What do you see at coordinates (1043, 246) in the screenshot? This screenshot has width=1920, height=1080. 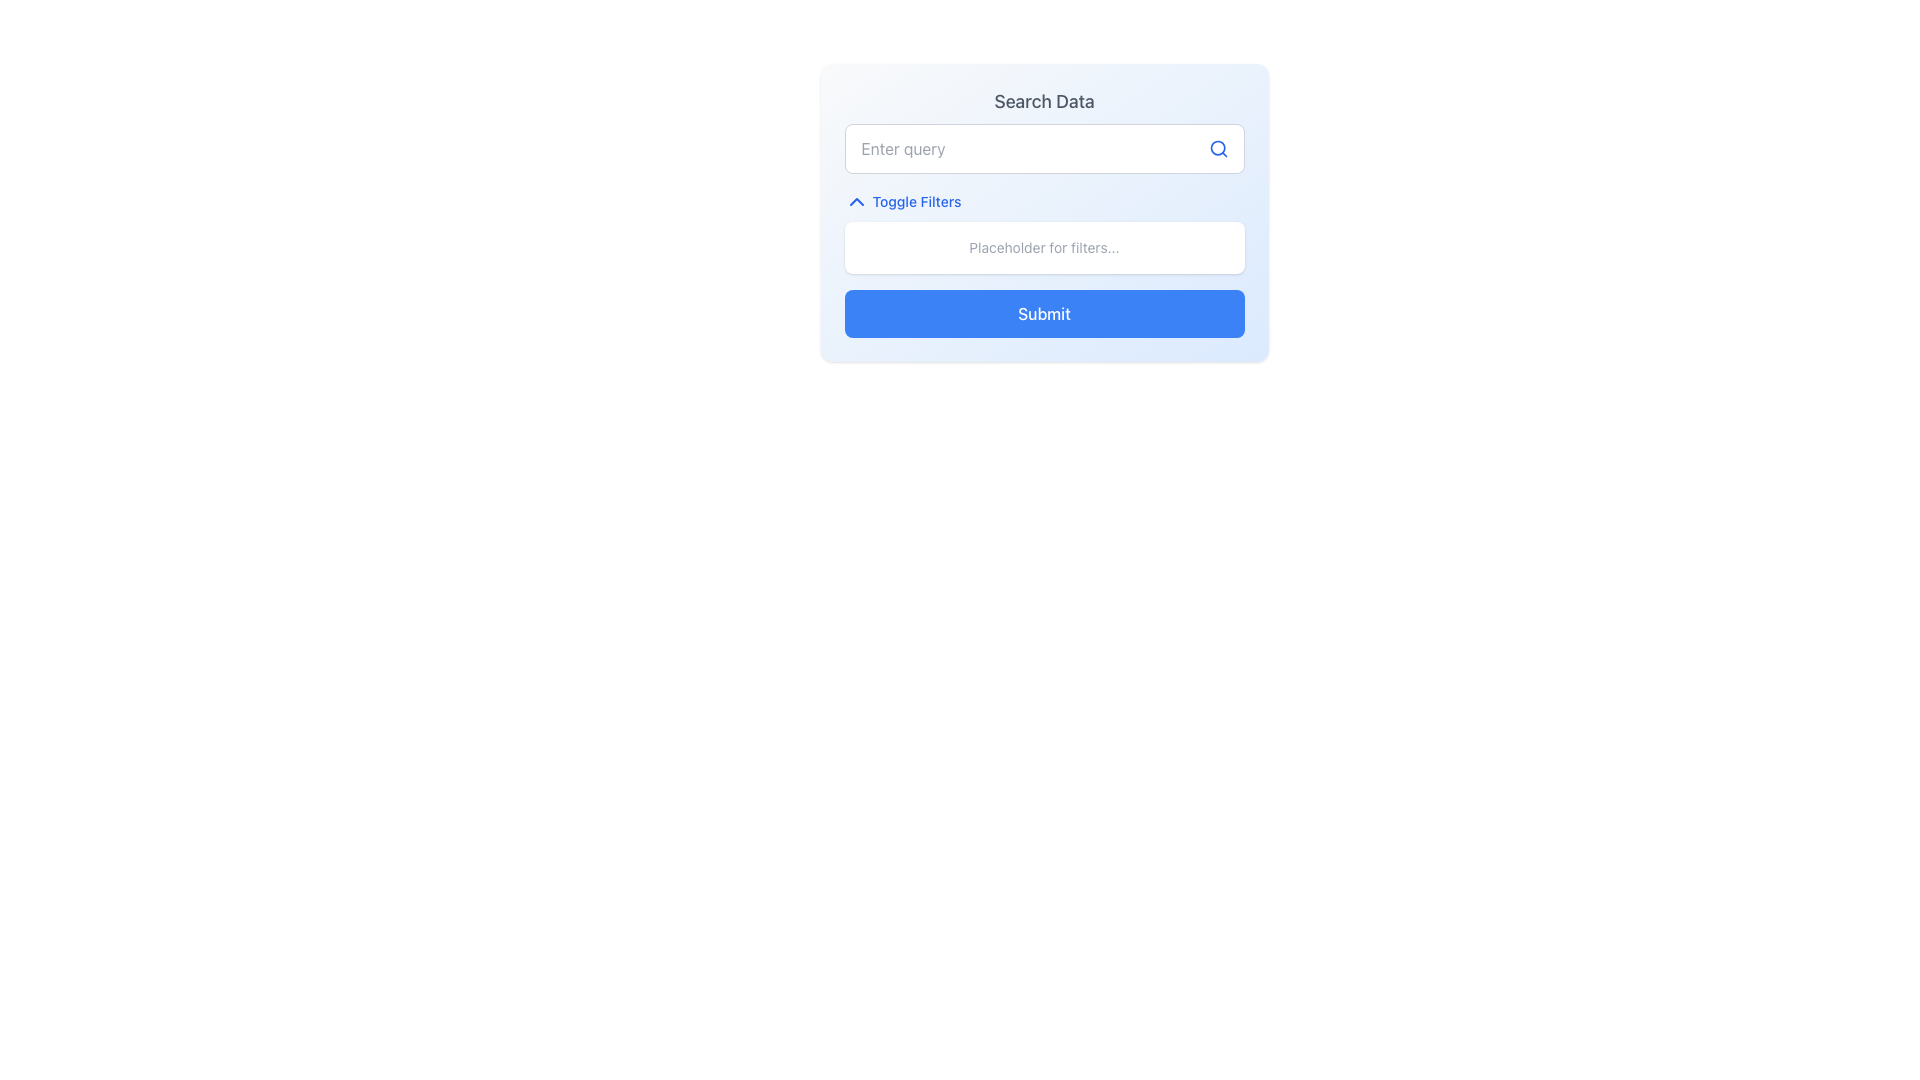 I see `the inactive placeholder area located centrally beneath the 'Toggle Filters' header and above the blue 'Submit' button` at bounding box center [1043, 246].